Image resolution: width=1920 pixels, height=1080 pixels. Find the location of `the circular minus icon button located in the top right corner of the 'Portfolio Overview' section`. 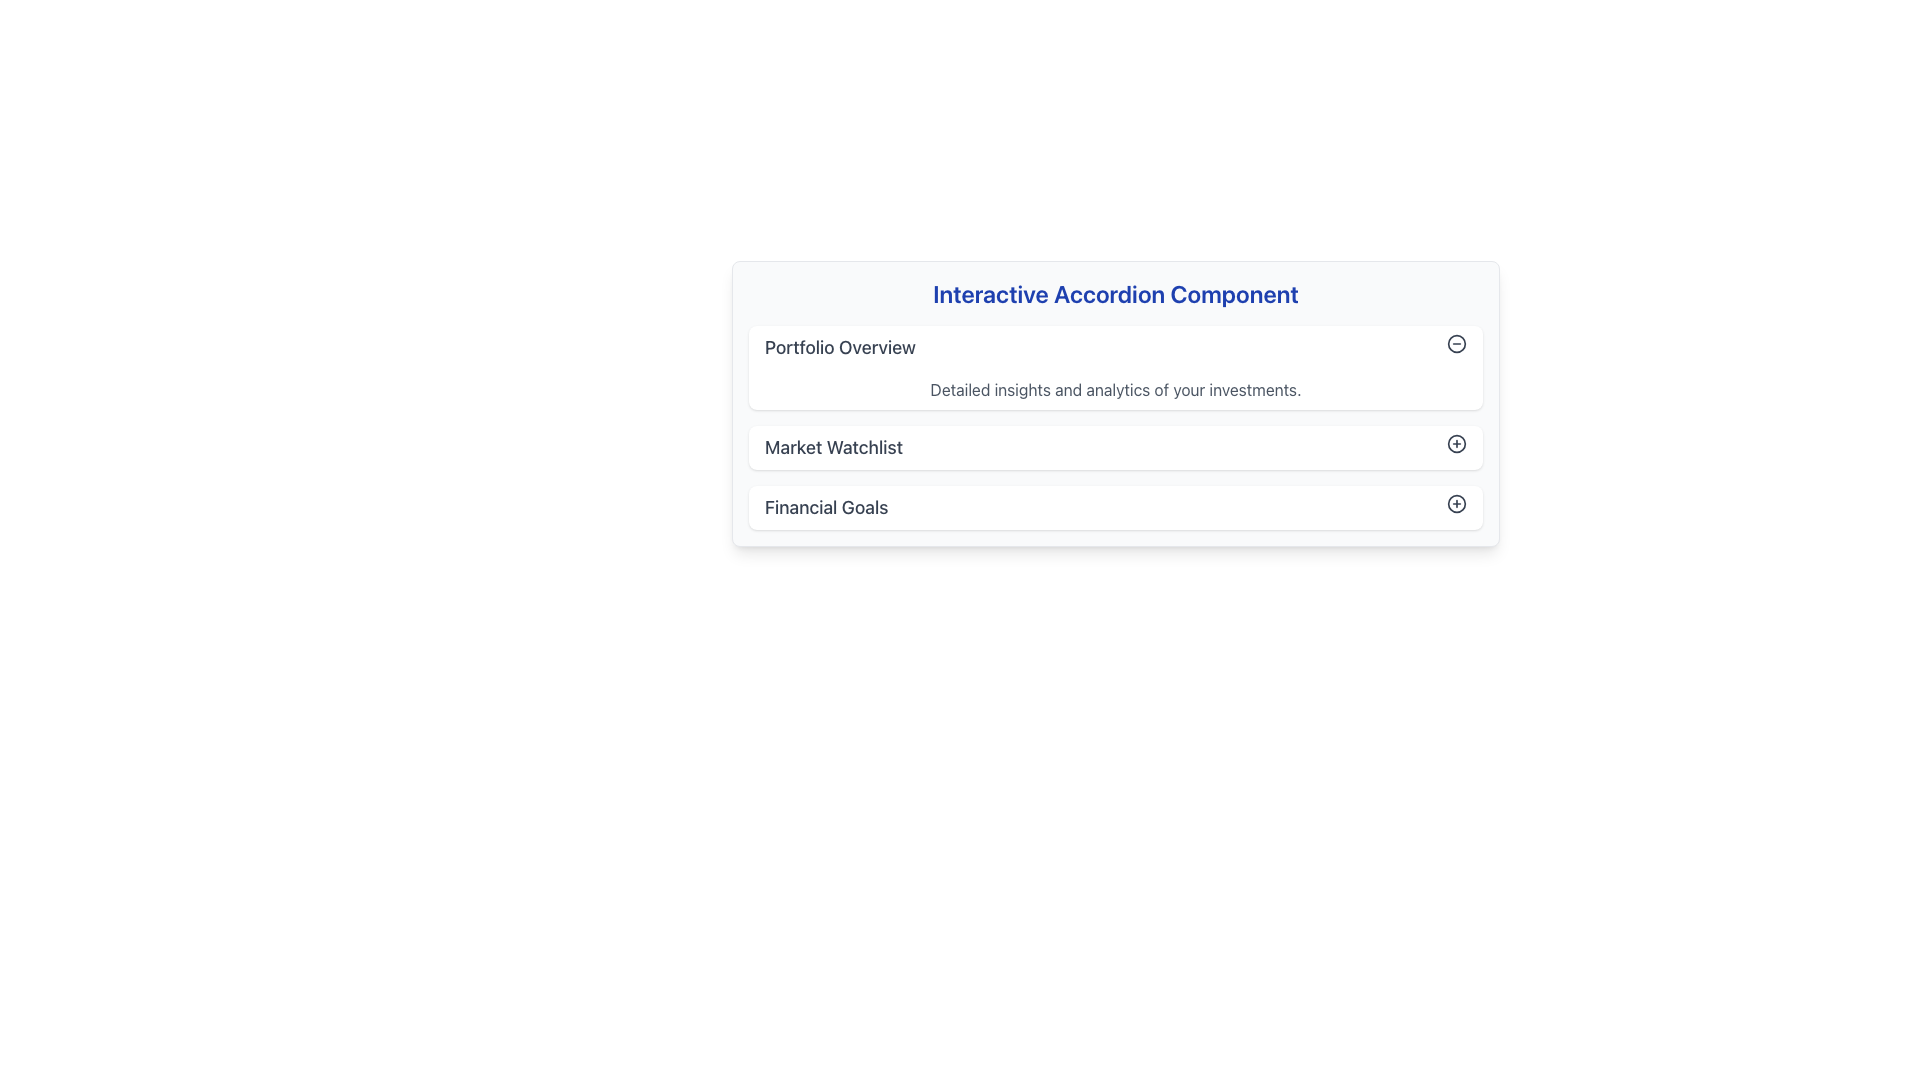

the circular minus icon button located in the top right corner of the 'Portfolio Overview' section is located at coordinates (1457, 342).